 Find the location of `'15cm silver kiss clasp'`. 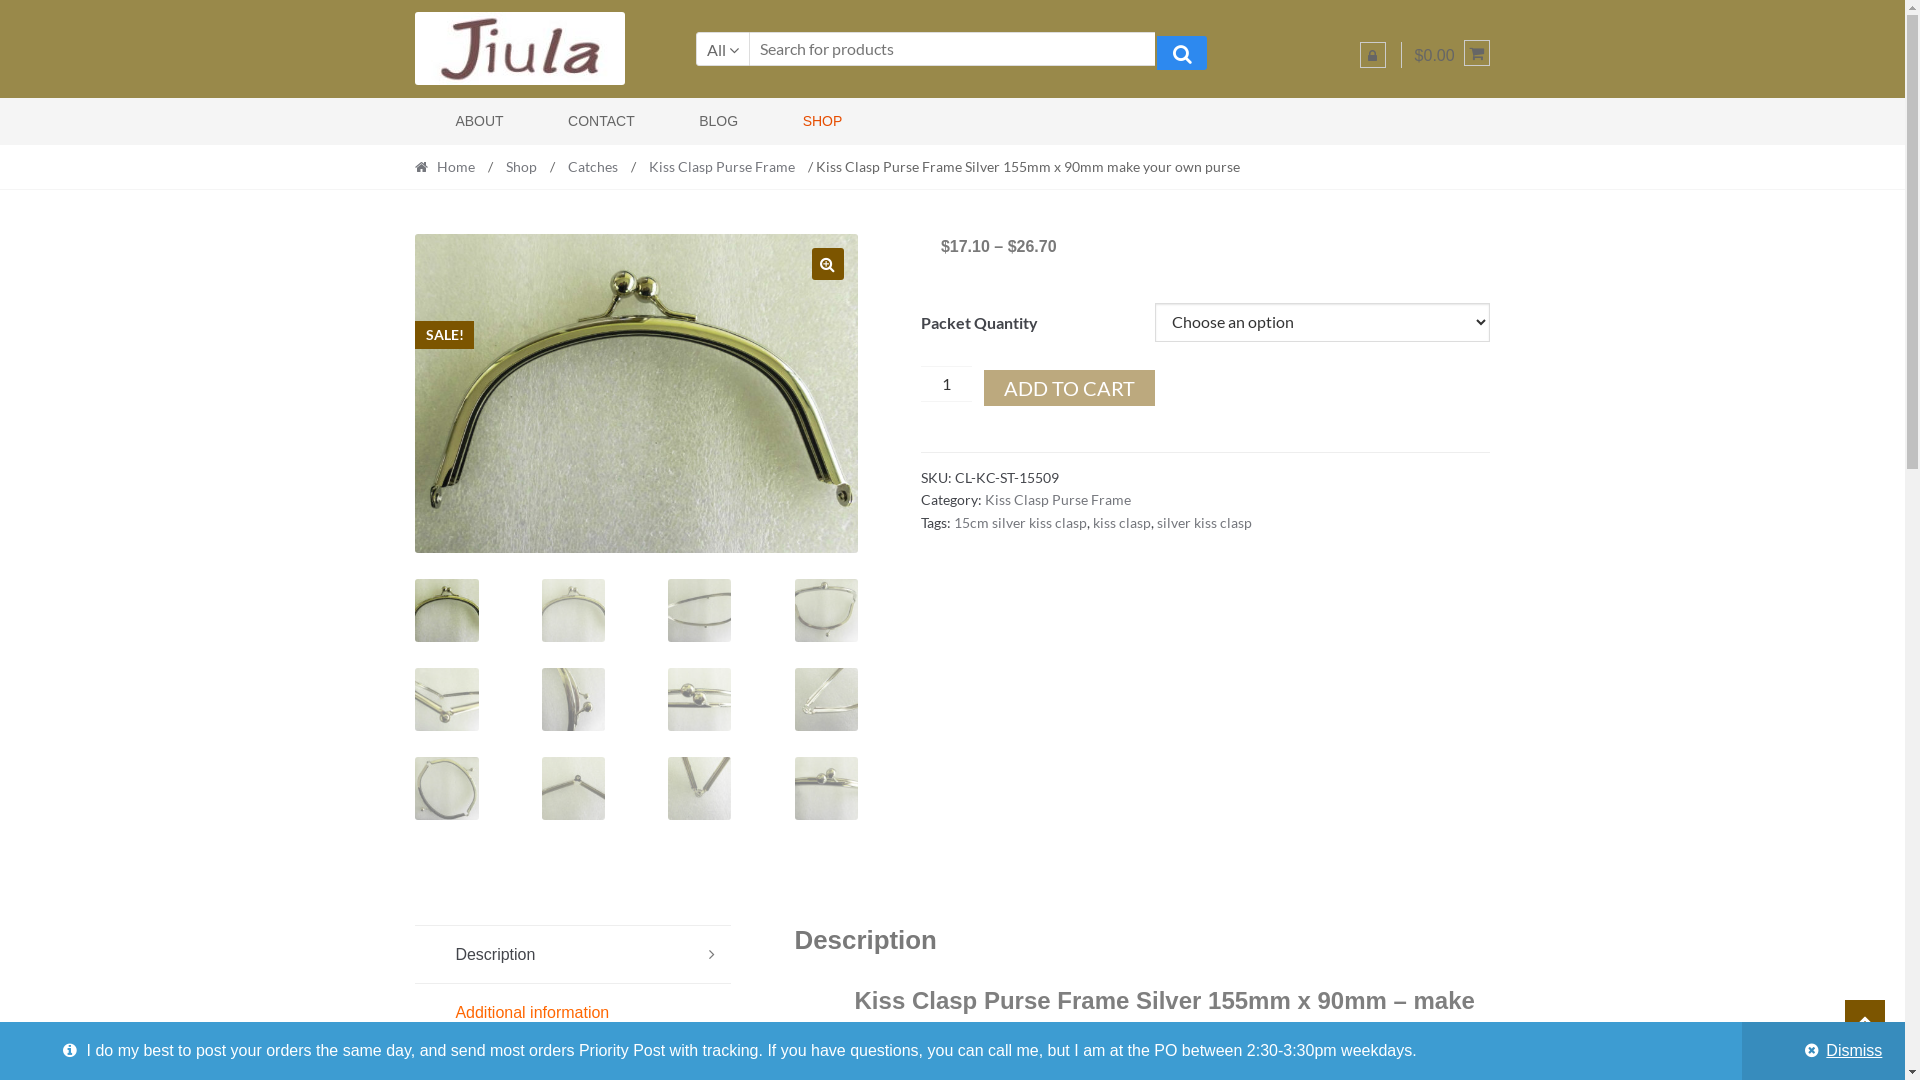

'15cm silver kiss clasp' is located at coordinates (953, 521).